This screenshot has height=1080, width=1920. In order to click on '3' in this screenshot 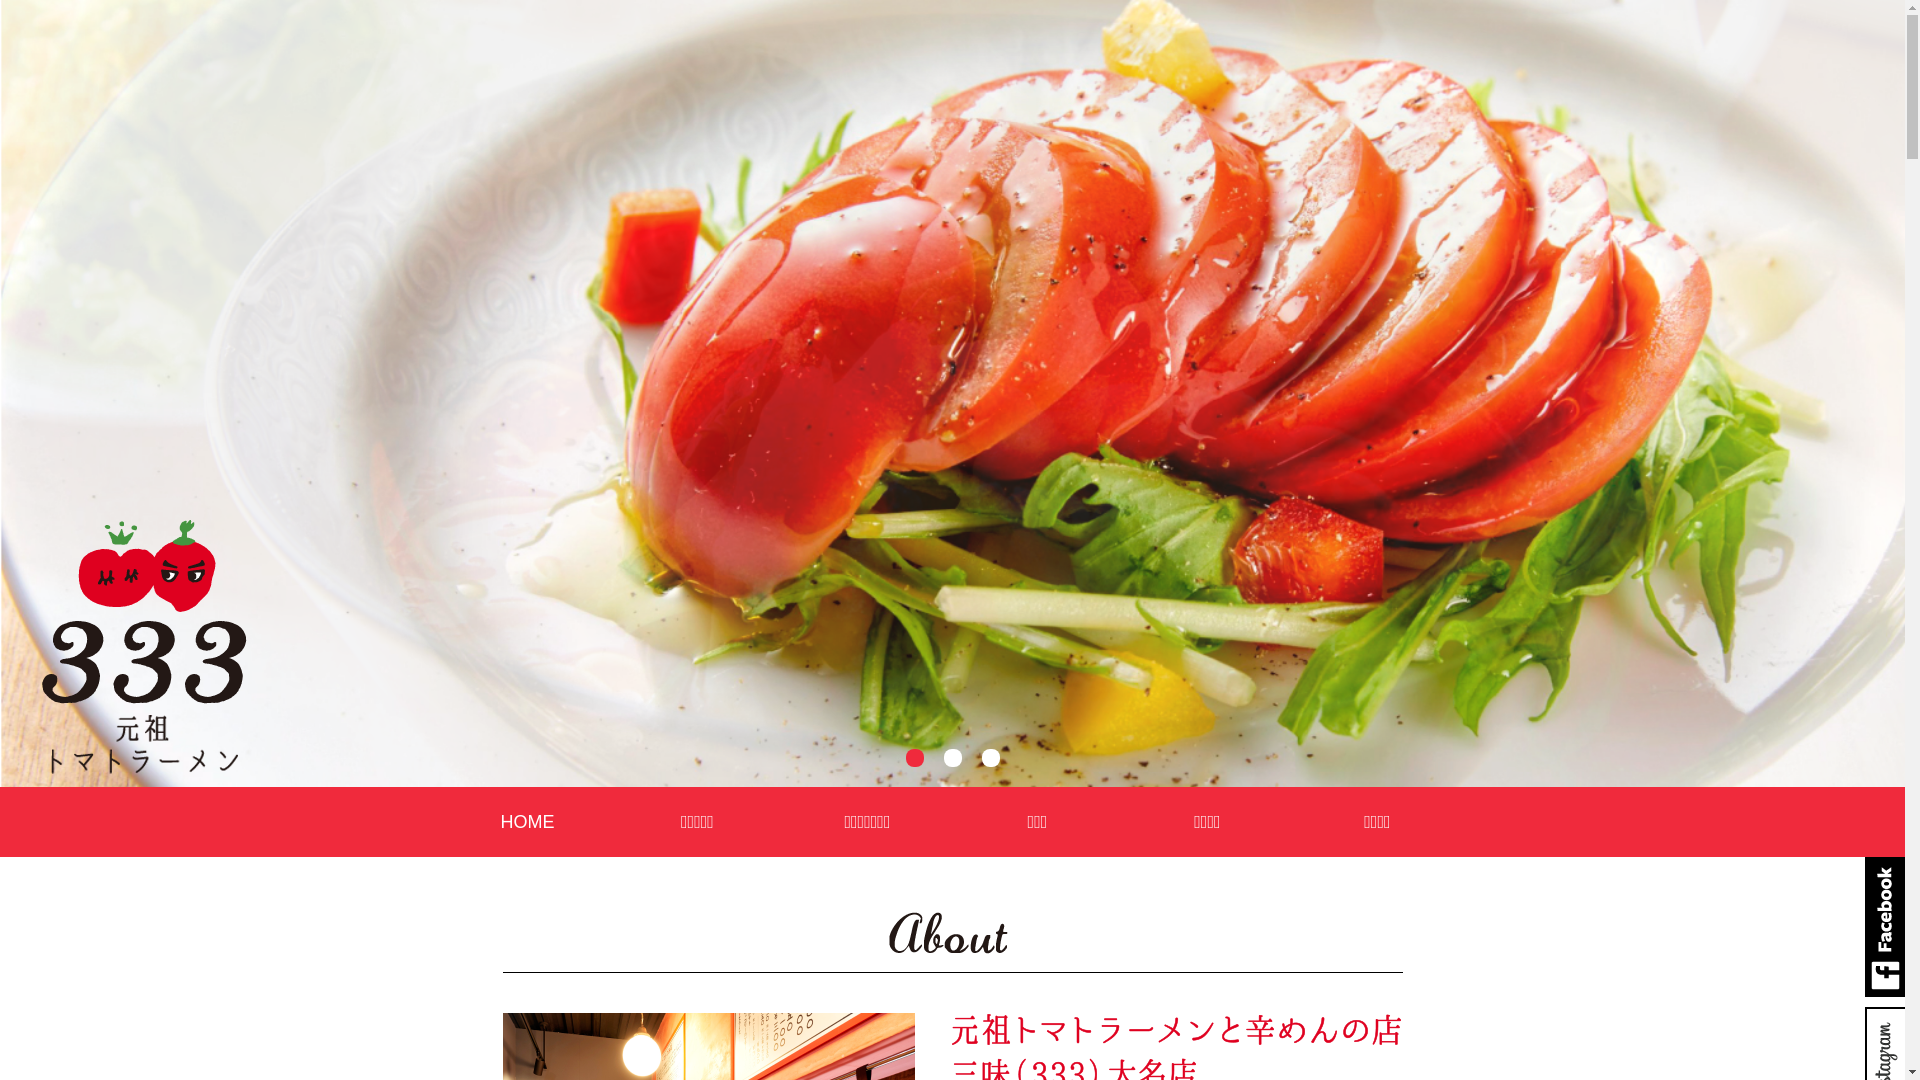, I will do `click(990, 758)`.